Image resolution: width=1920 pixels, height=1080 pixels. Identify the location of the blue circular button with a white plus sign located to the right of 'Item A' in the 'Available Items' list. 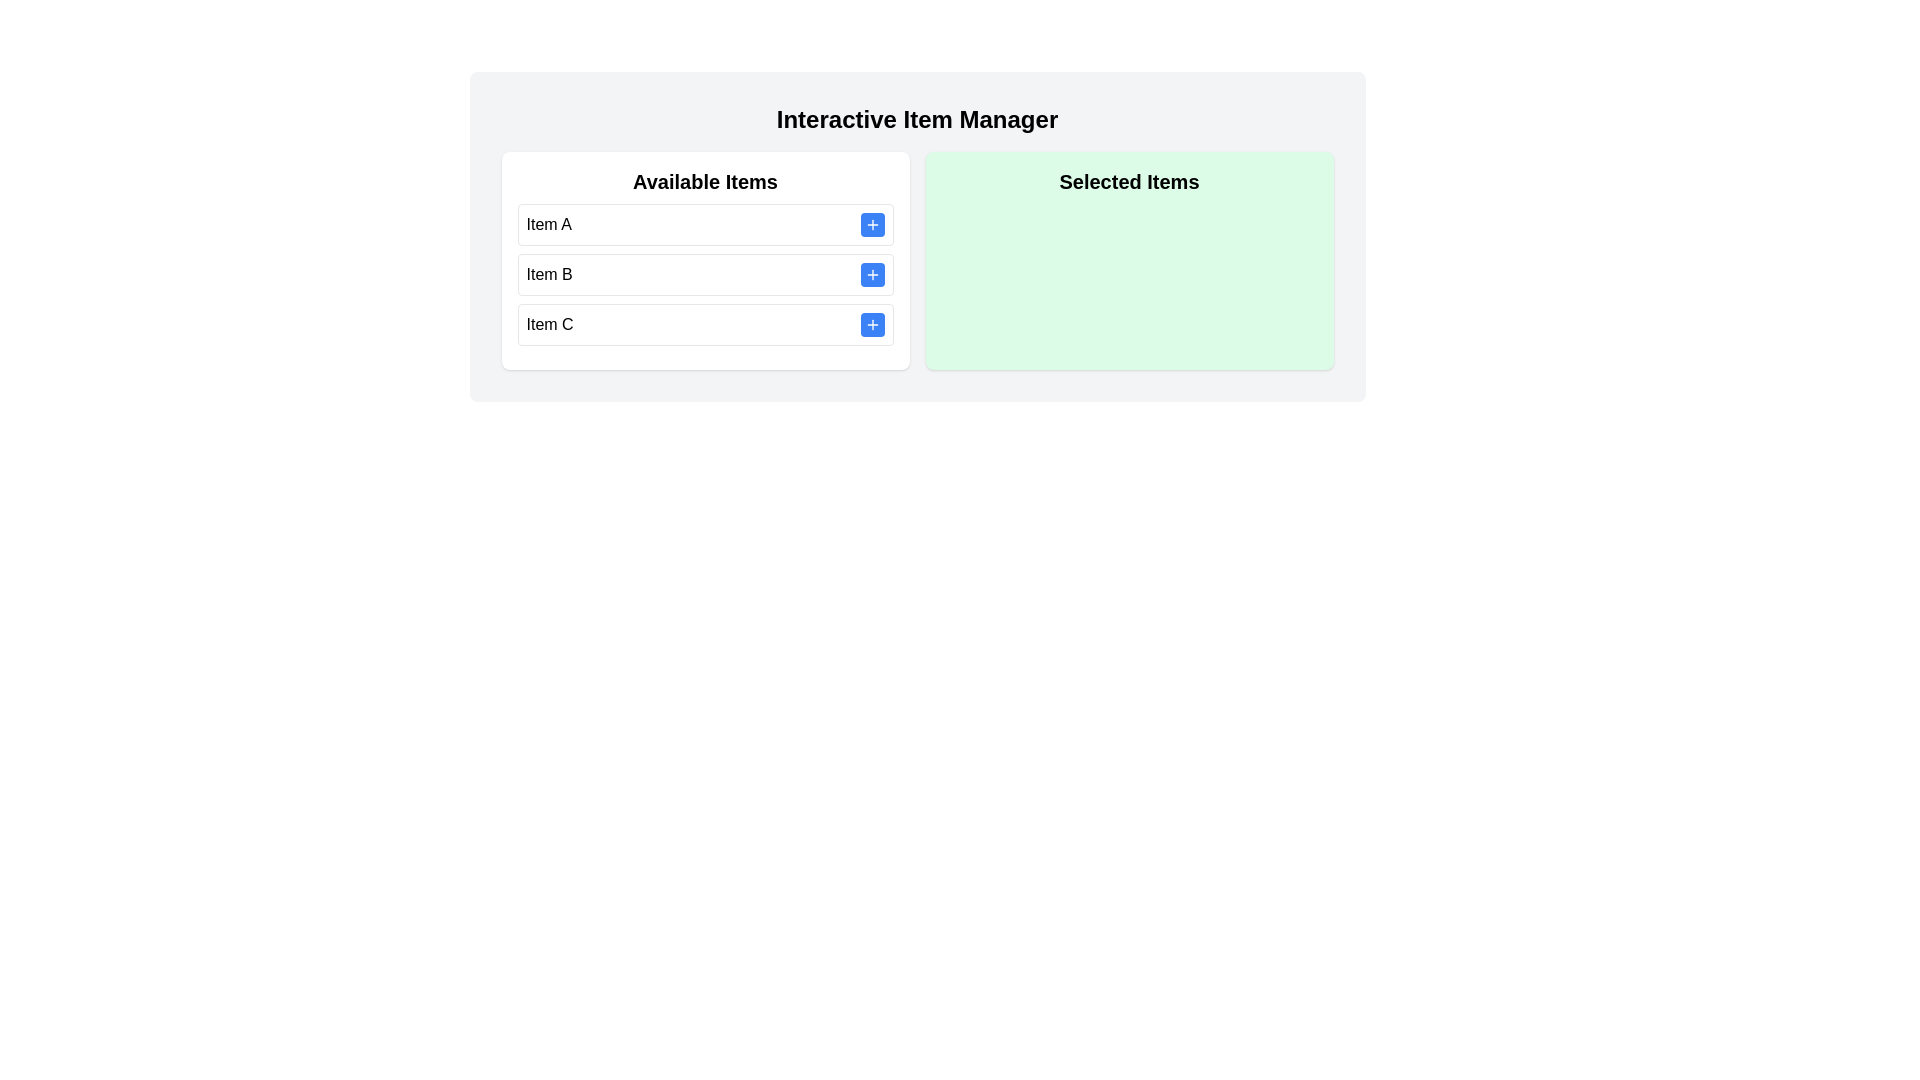
(872, 224).